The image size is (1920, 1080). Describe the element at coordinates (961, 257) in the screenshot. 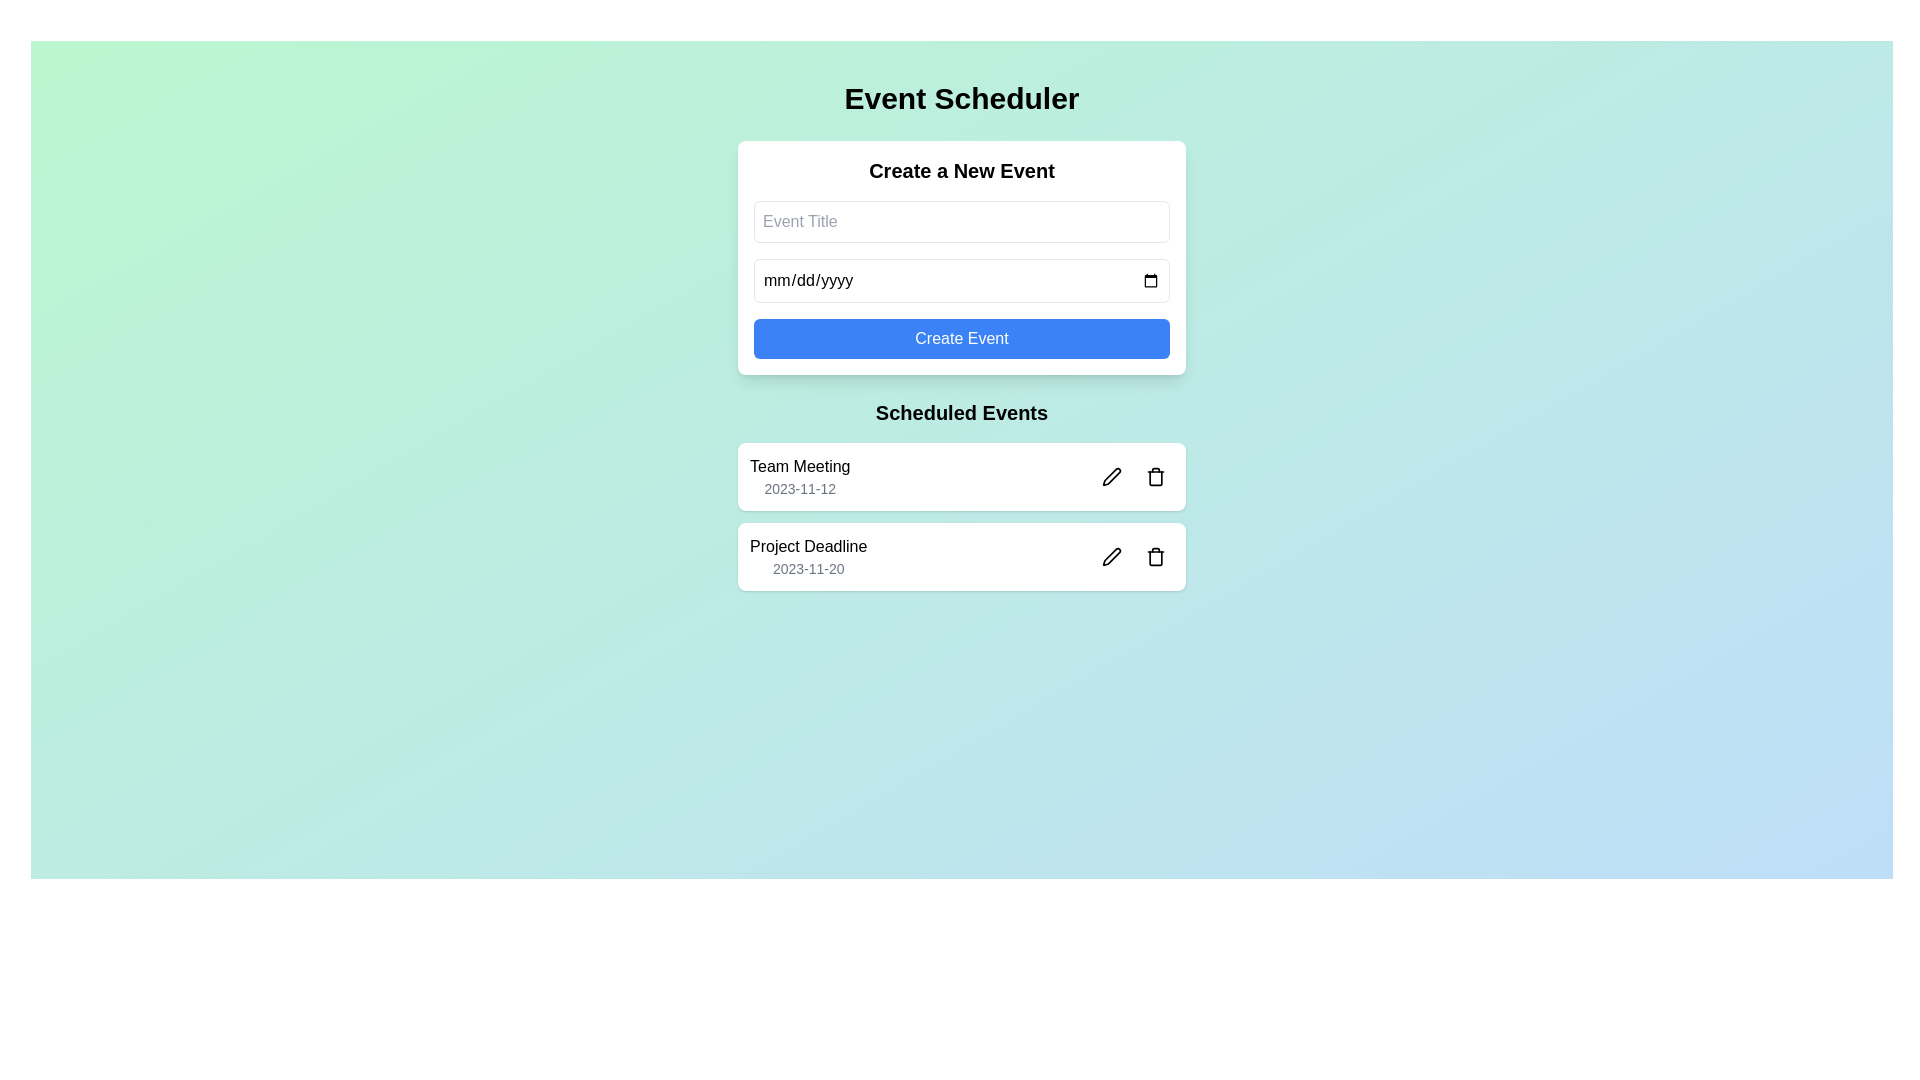

I see `the date input field of the 'Create a New Event' form` at that location.